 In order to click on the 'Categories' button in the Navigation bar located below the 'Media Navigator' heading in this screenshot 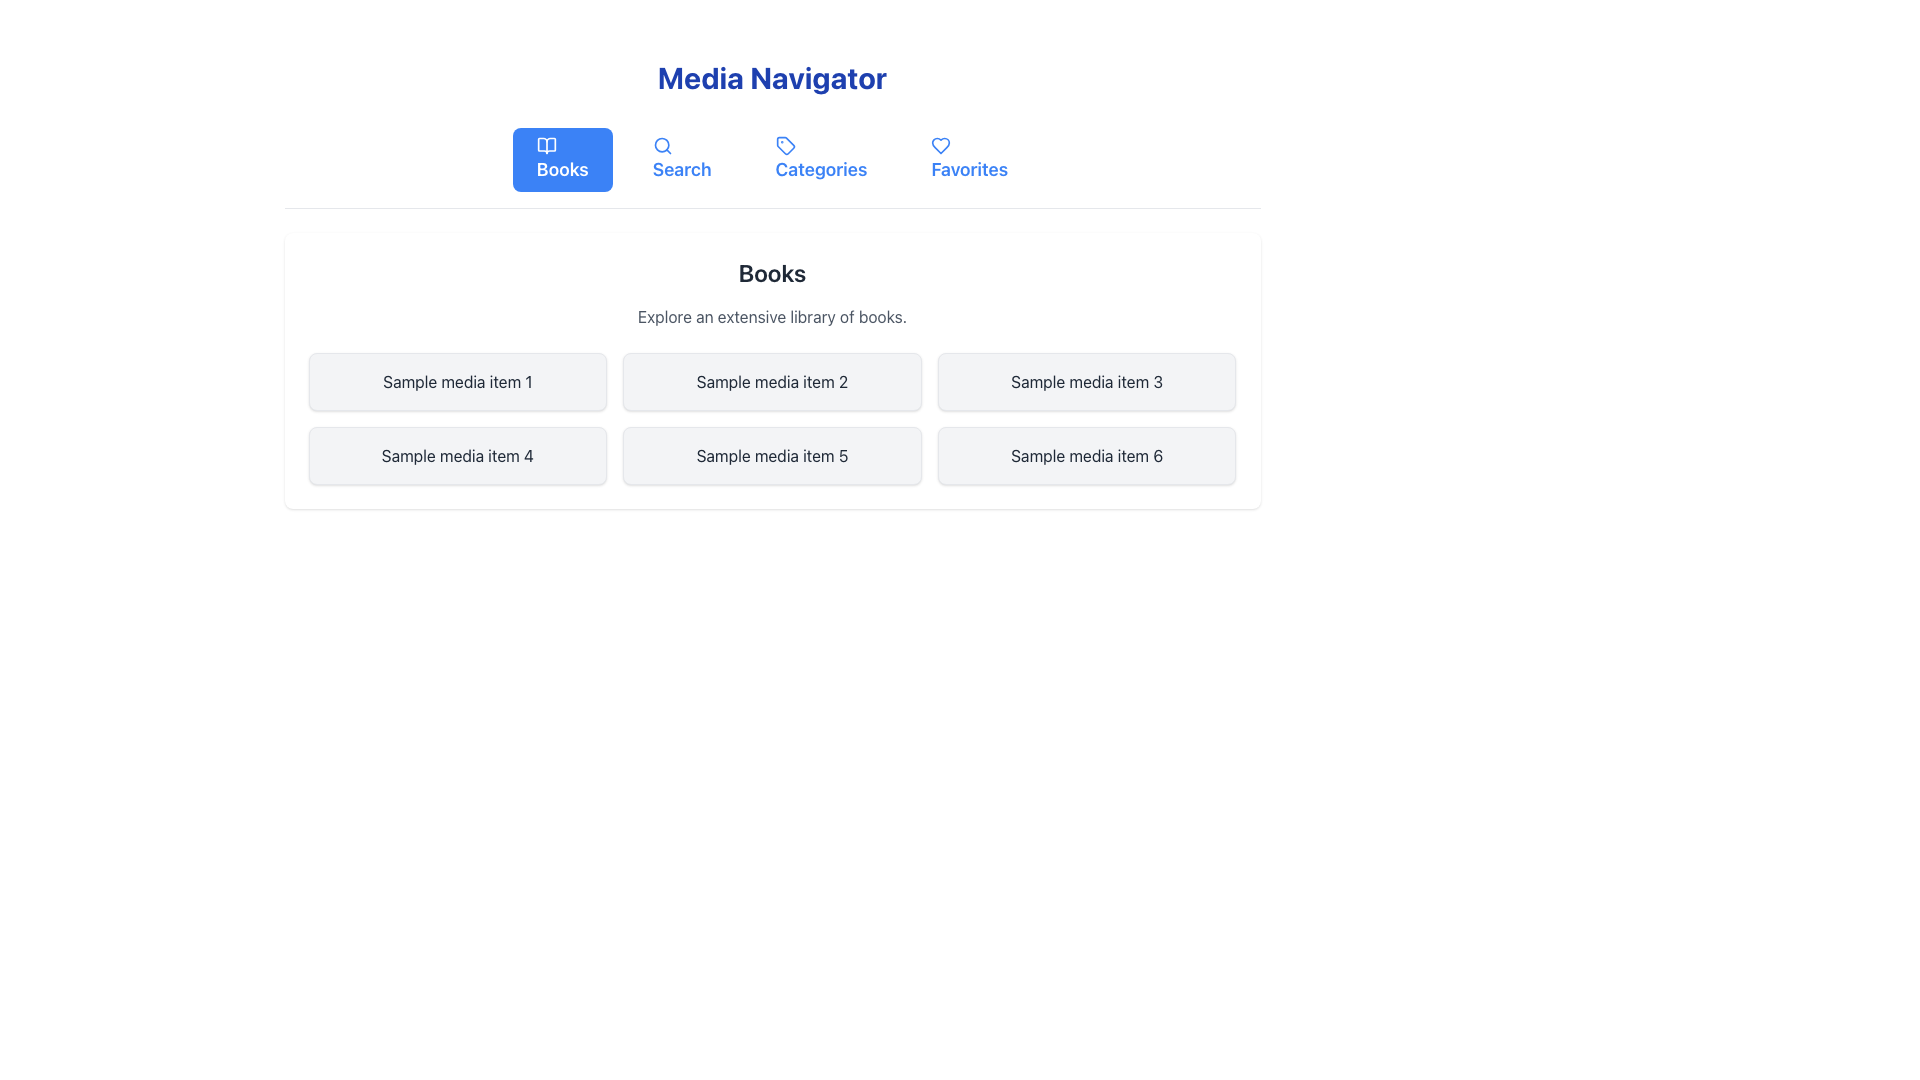, I will do `click(771, 167)`.